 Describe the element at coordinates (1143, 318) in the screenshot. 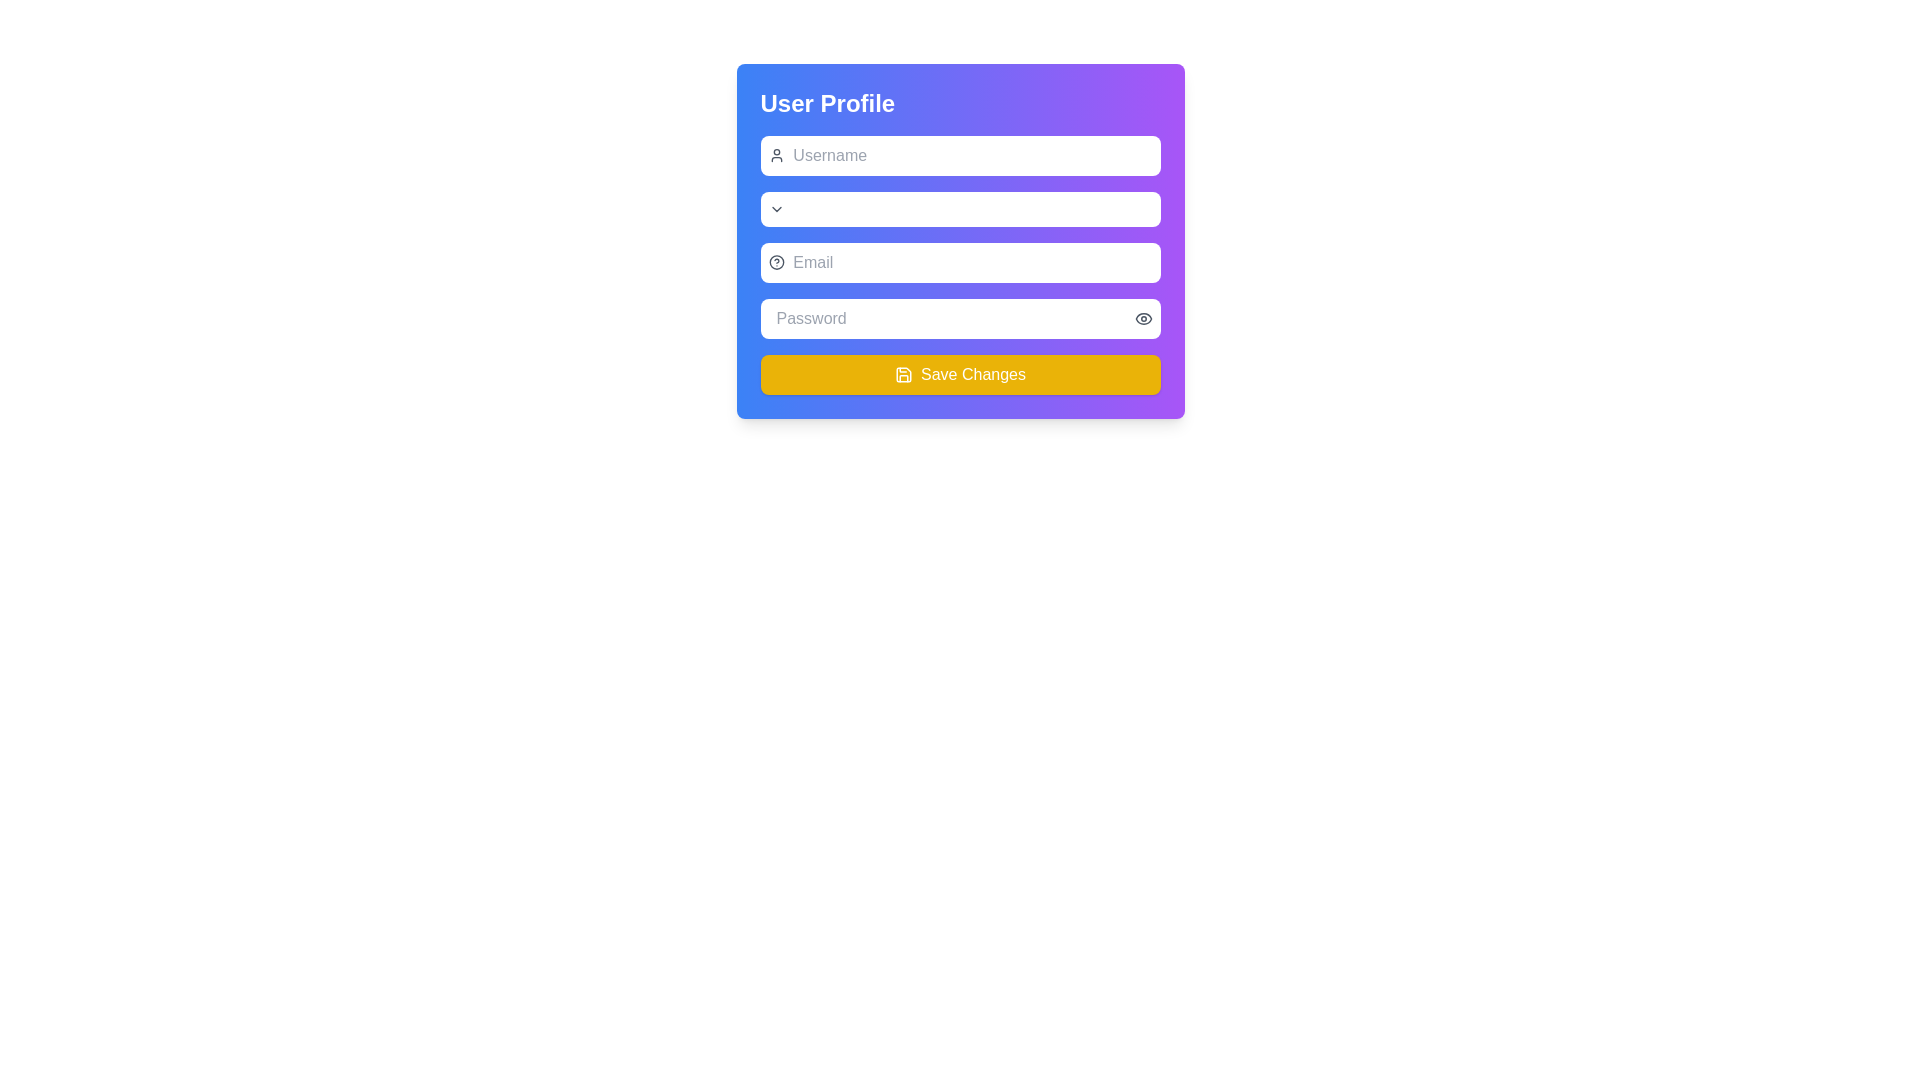

I see `the gray button with an eye icon that is located to the right of the password input field` at that location.